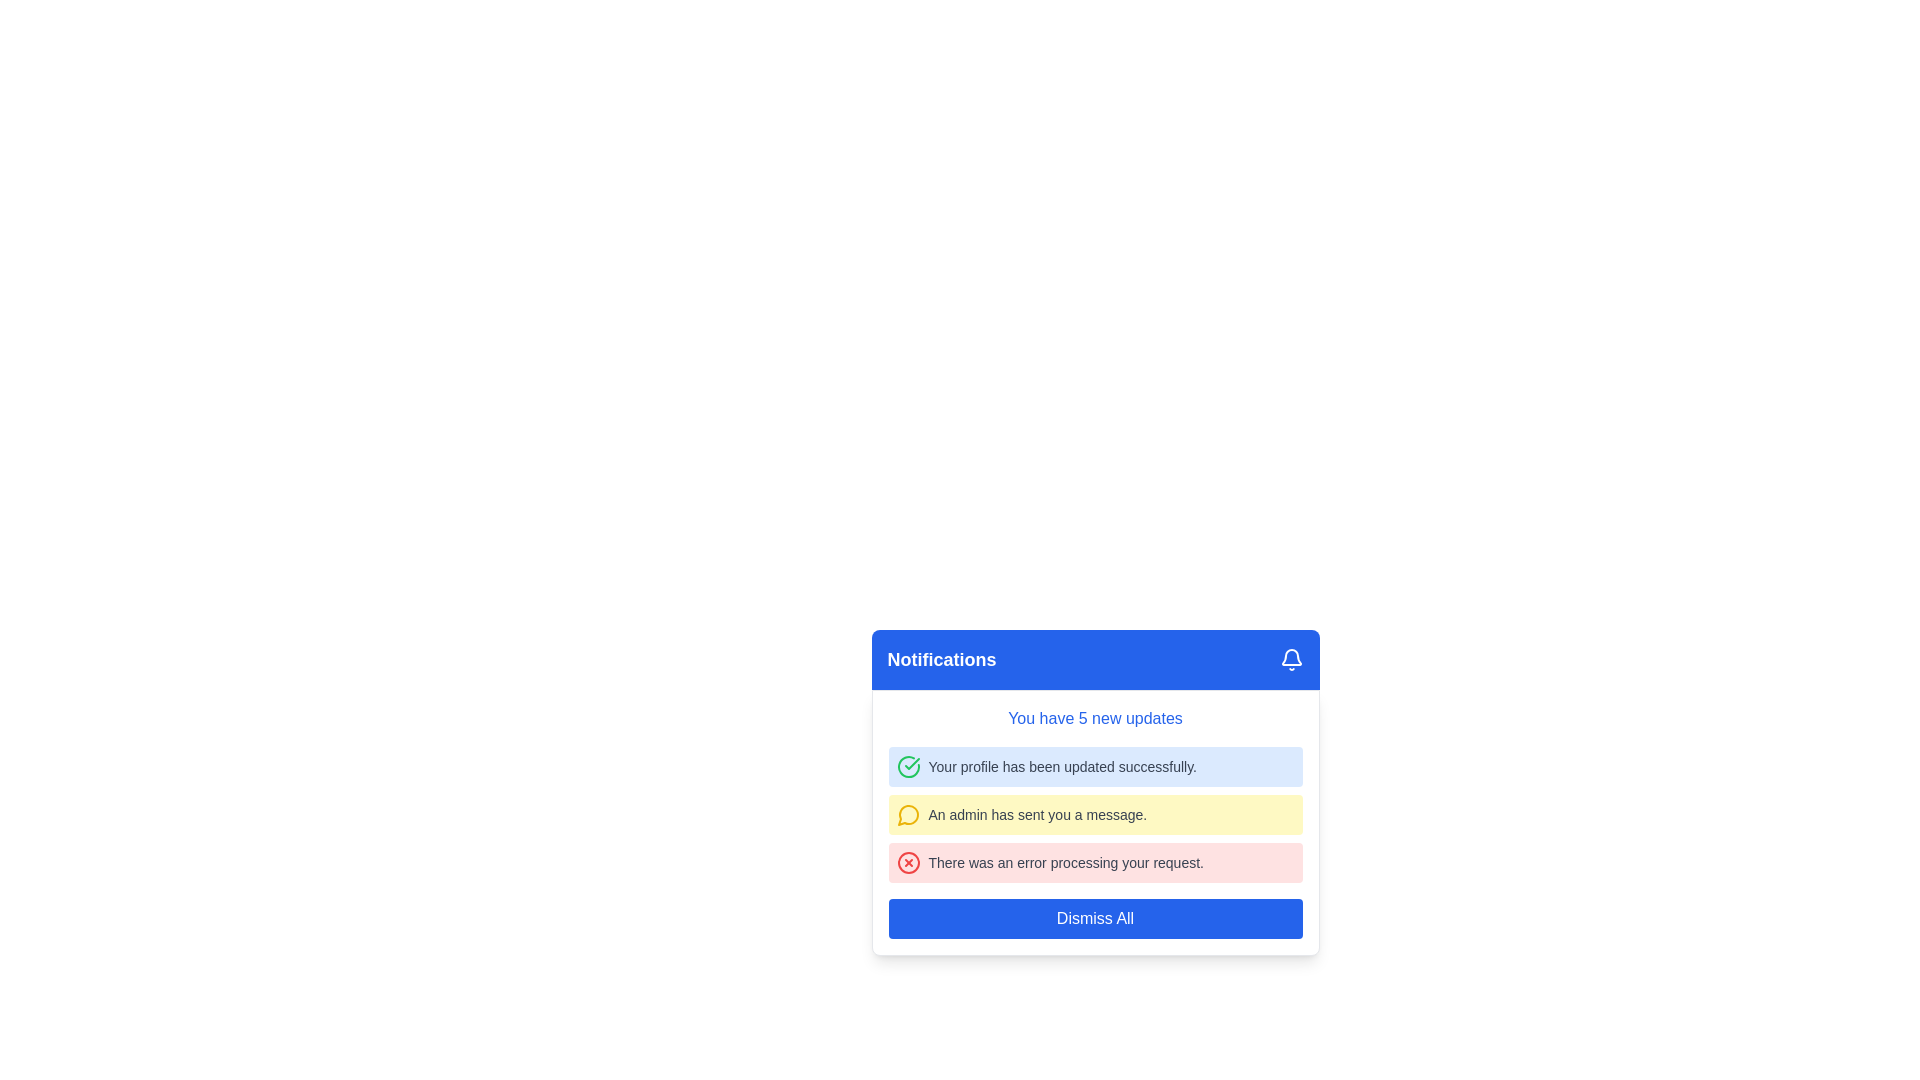  What do you see at coordinates (907, 766) in the screenshot?
I see `the success confirmation icon located at the top-left corner of the notification panel, which indicates that the profile update was completed successfully` at bounding box center [907, 766].